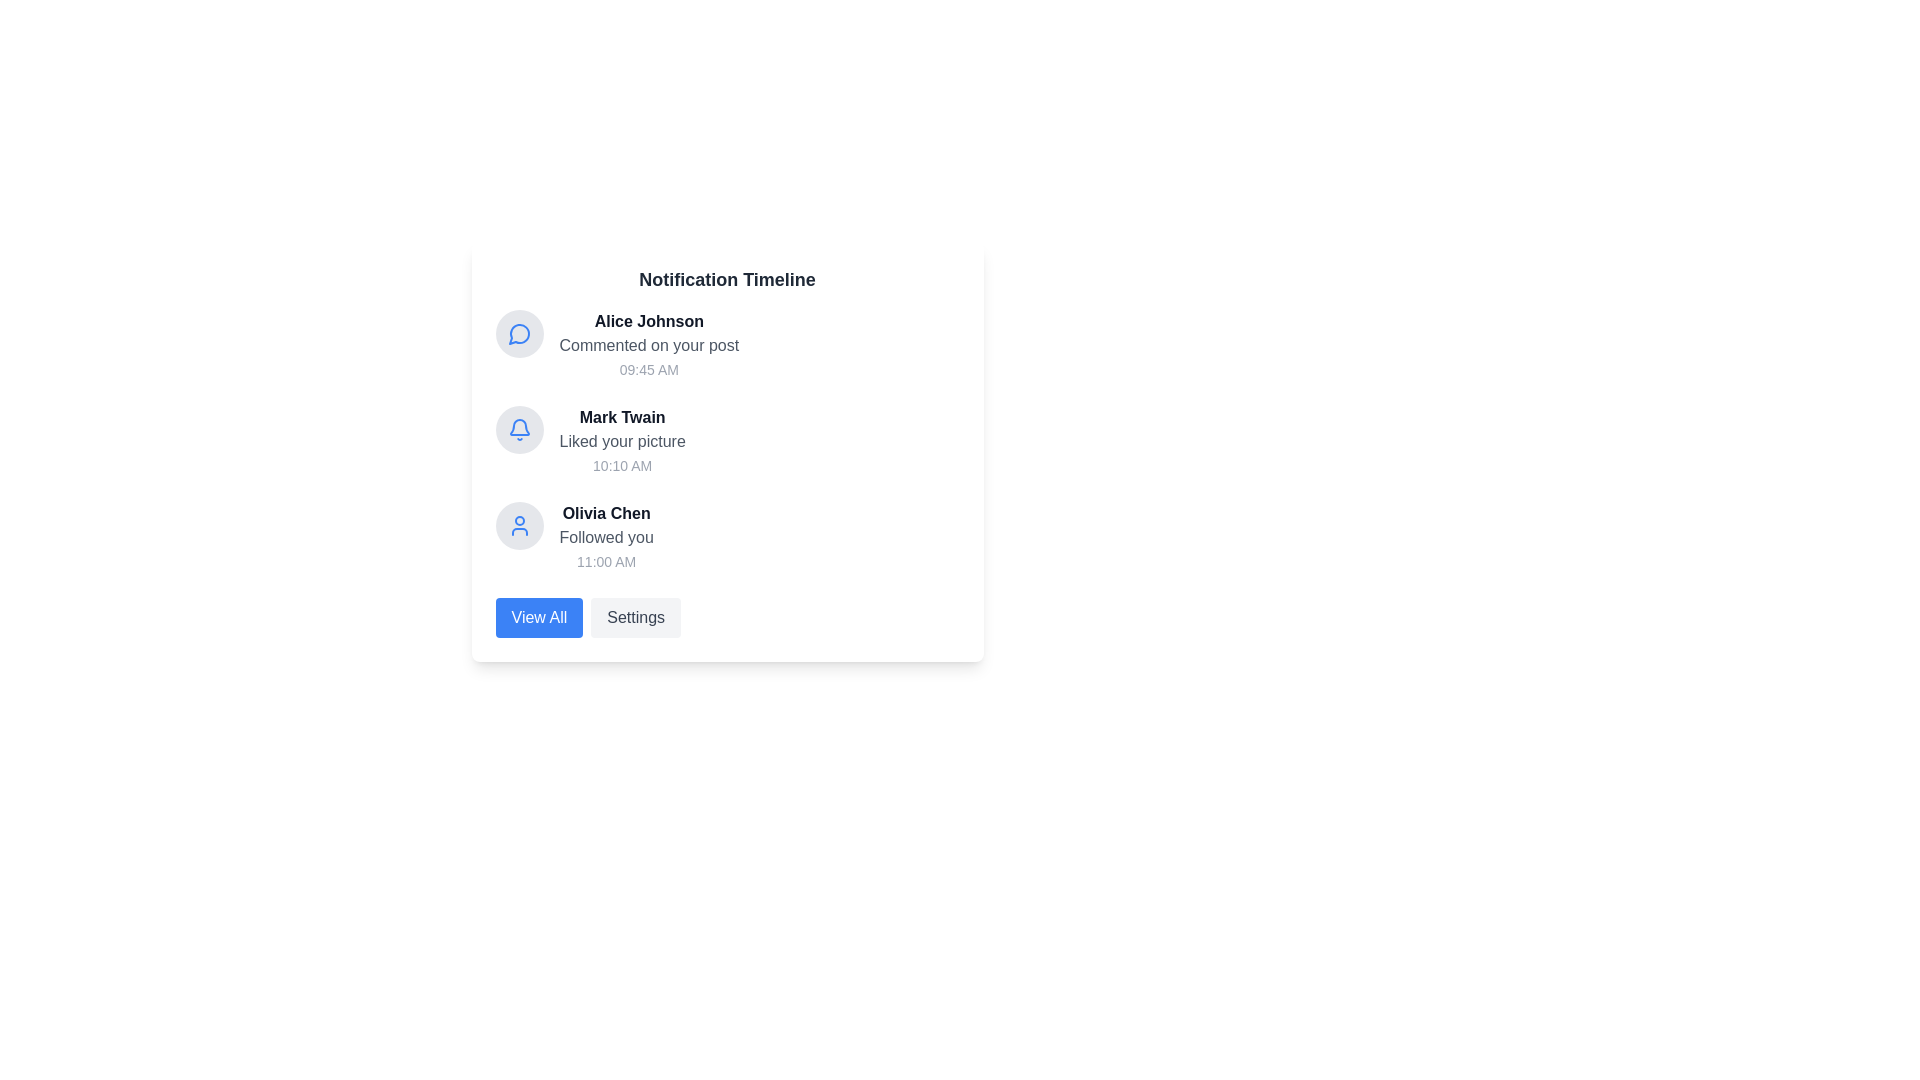 The image size is (1920, 1080). I want to click on the circular user profile icon with a light gray background and blue profile illustration, located in the third notification item next to 'Olivia Chen Followed you 11:00 AM', so click(519, 524).